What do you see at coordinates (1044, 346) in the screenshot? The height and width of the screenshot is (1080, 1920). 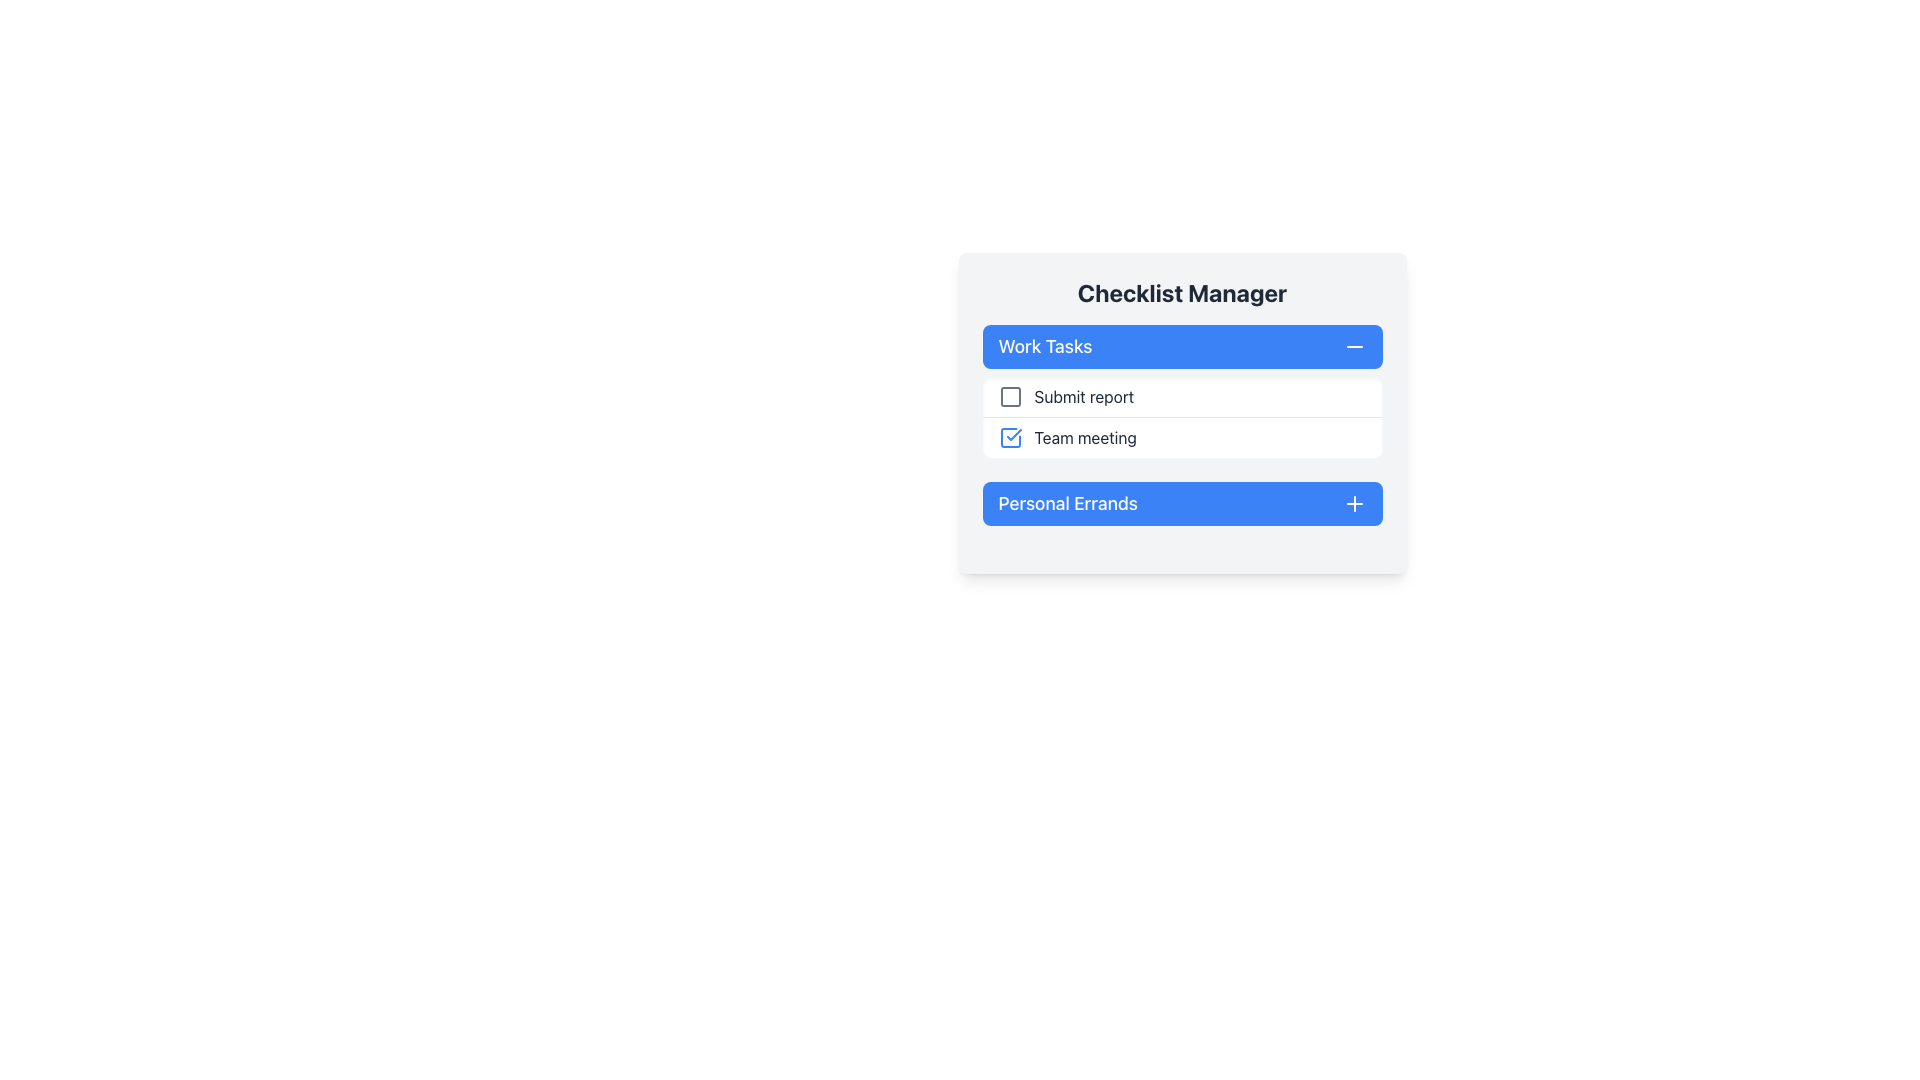 I see `the 'Work Tasks' text label, which identifies the category of tasks and is positioned at the left side of the horizontal bar in the task list interface` at bounding box center [1044, 346].